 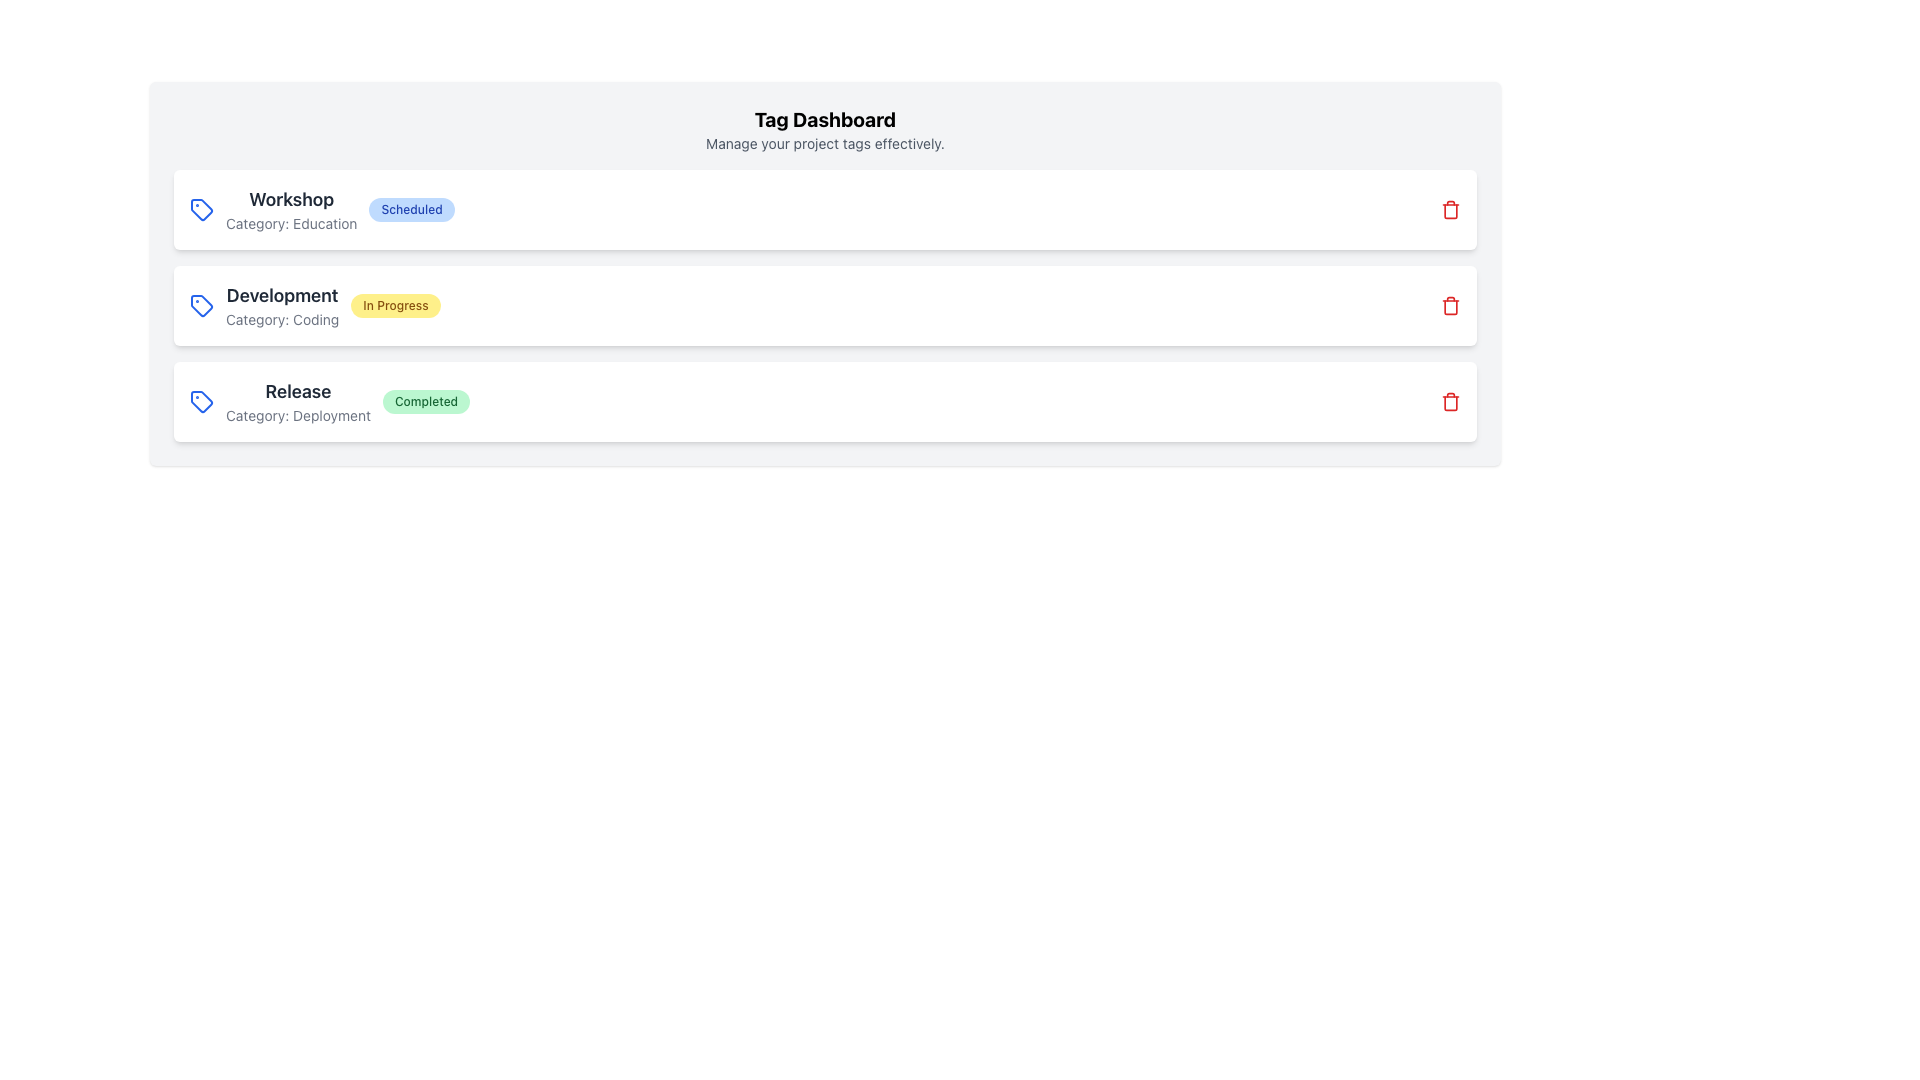 I want to click on the second tag-shaped icon in the vertical list of three, which serves as a visual identifier for the associated list item, so click(x=201, y=305).